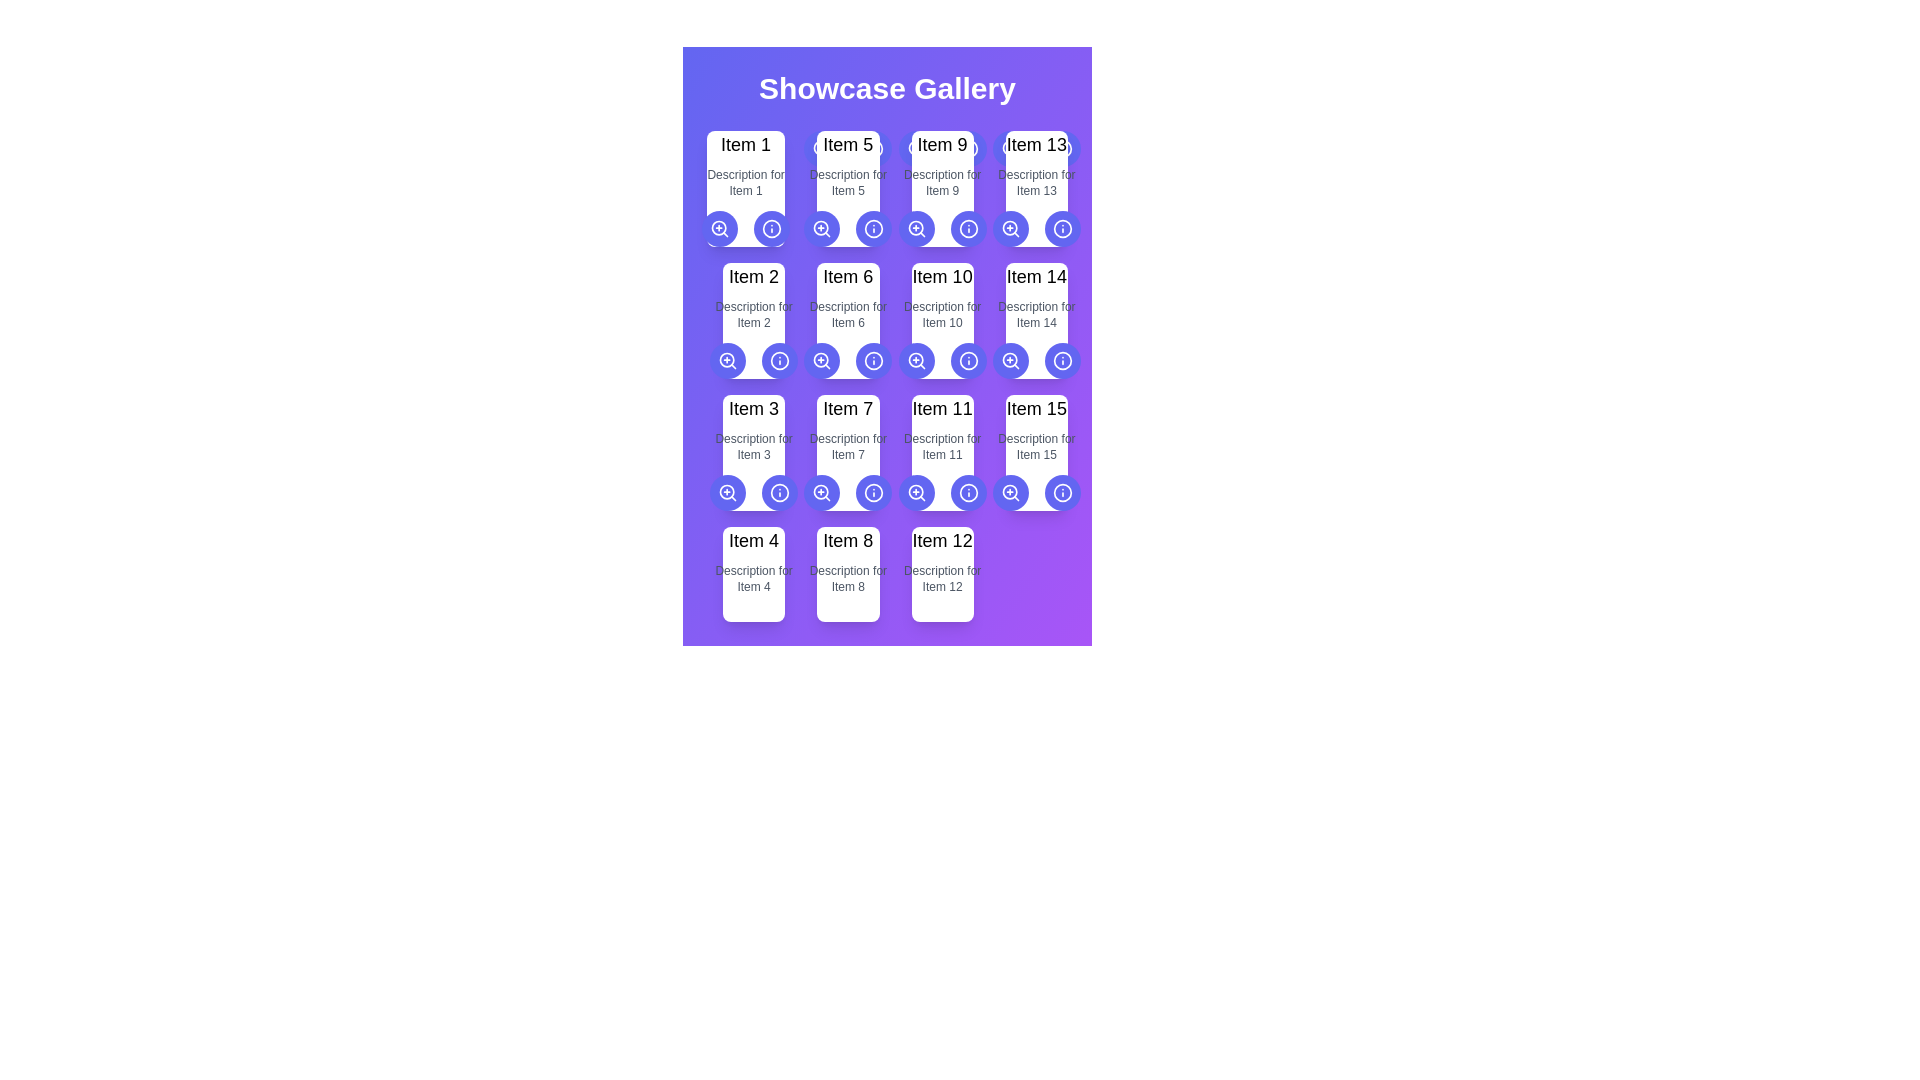 This screenshot has height=1080, width=1920. Describe the element at coordinates (753, 407) in the screenshot. I see `text element displaying 'Item 3' at the top of the card layout in the second row and first column of the grid under 'Showcase Gallery'` at that location.